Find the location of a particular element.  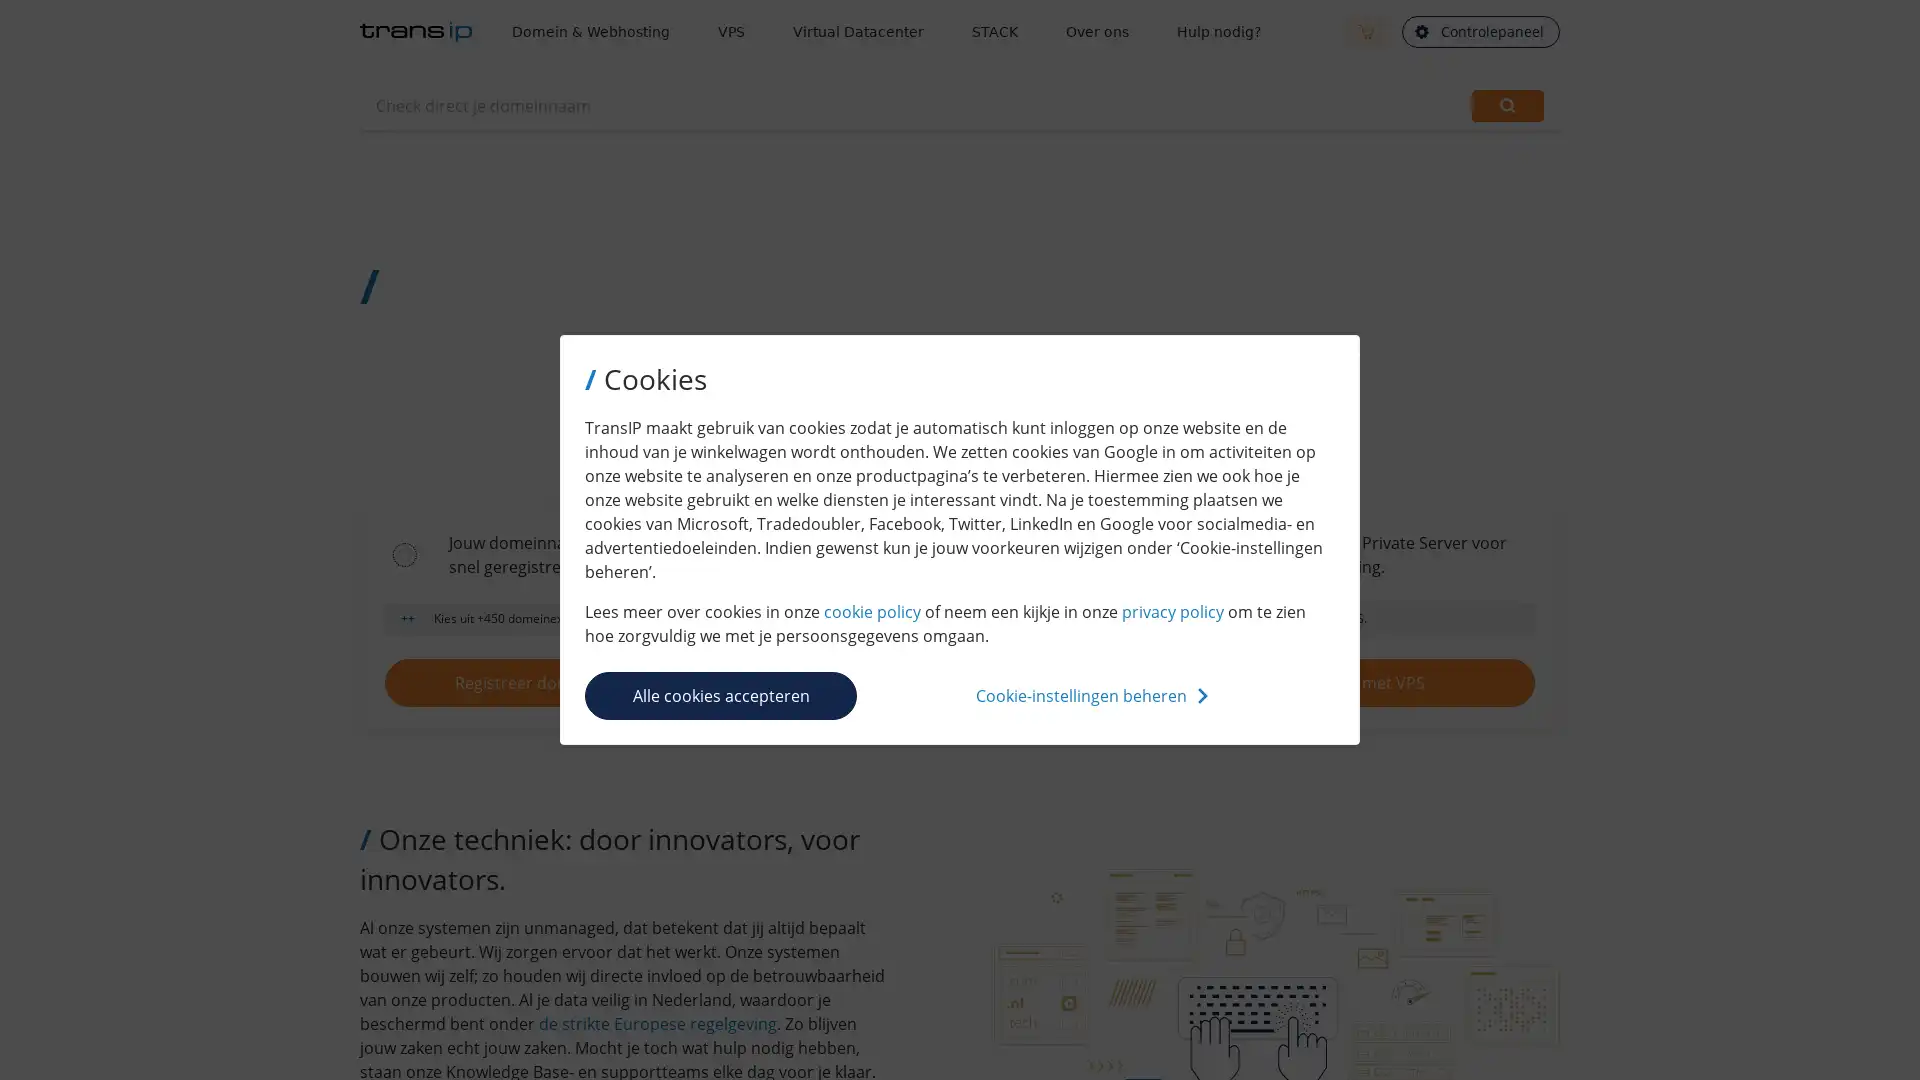

Alle cookies accepteren is located at coordinates (720, 693).